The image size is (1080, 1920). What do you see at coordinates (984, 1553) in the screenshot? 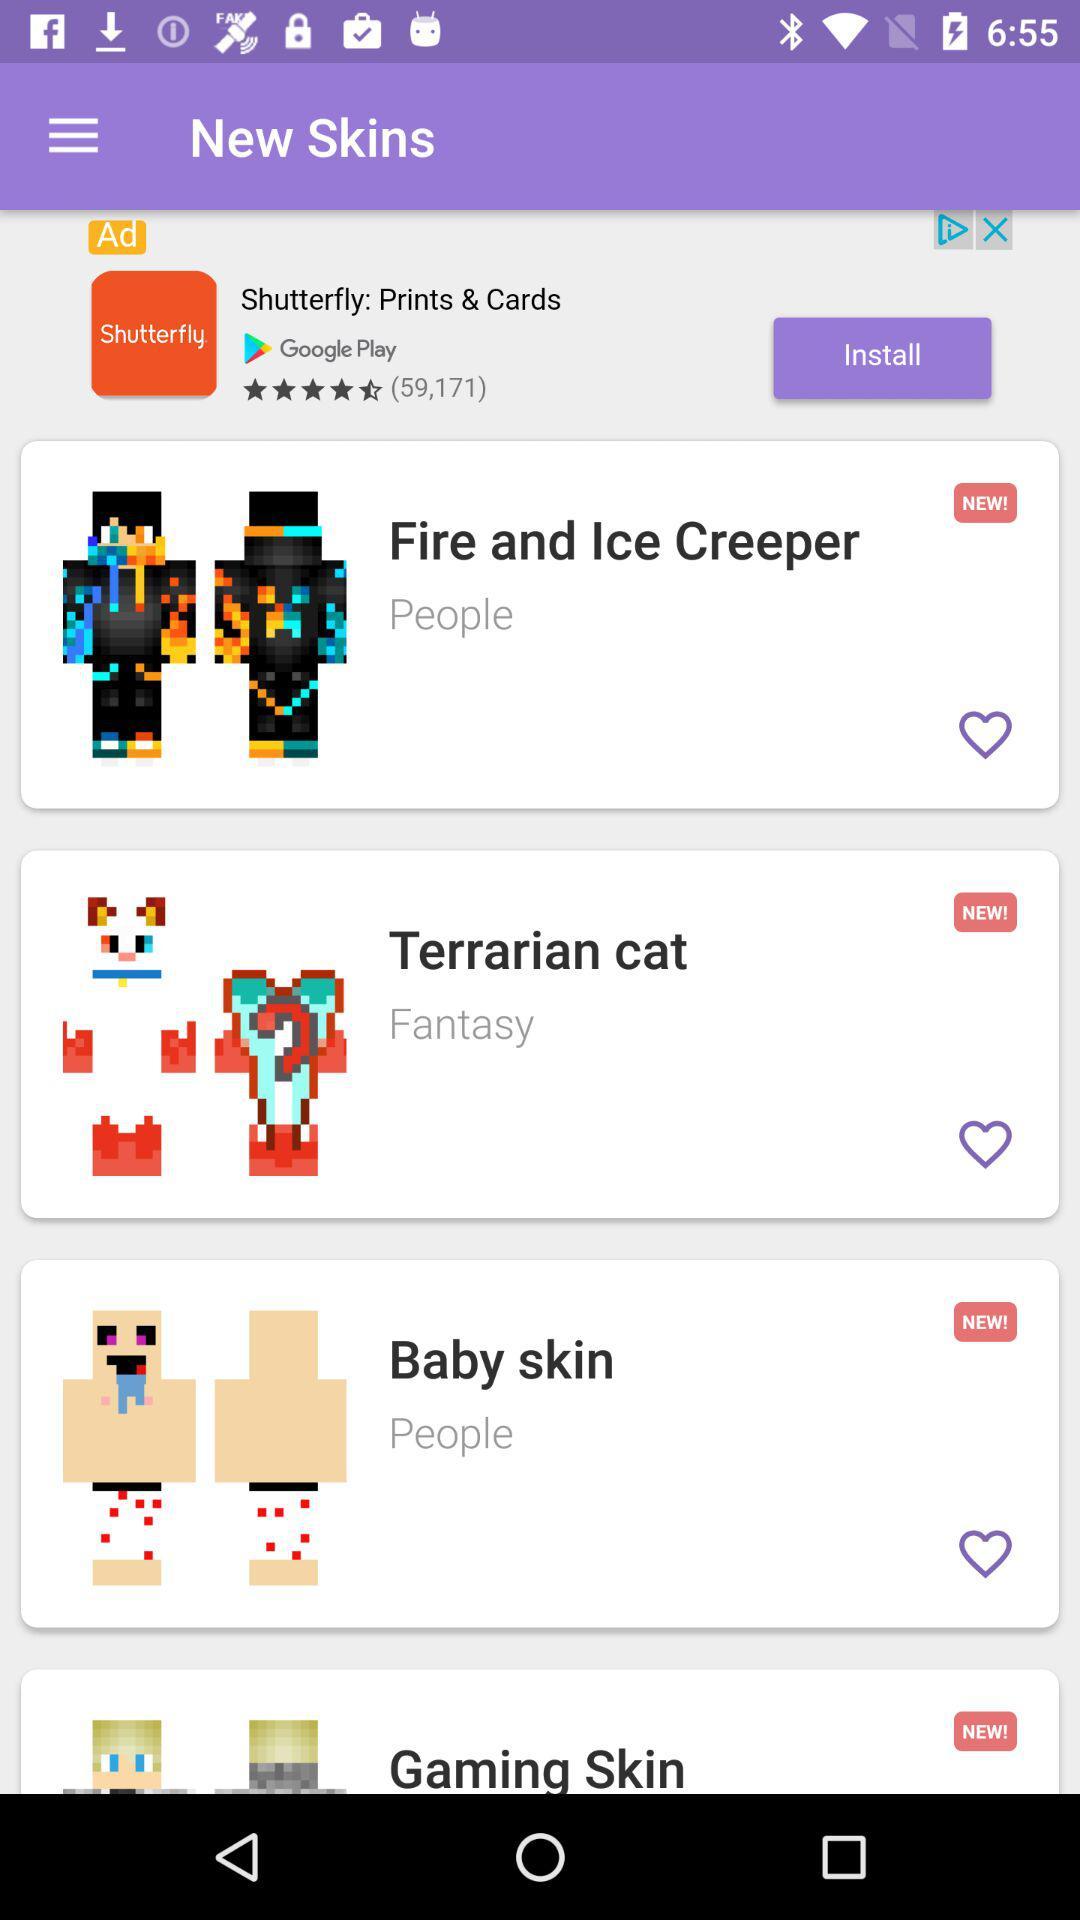
I see `love this content` at bounding box center [984, 1553].